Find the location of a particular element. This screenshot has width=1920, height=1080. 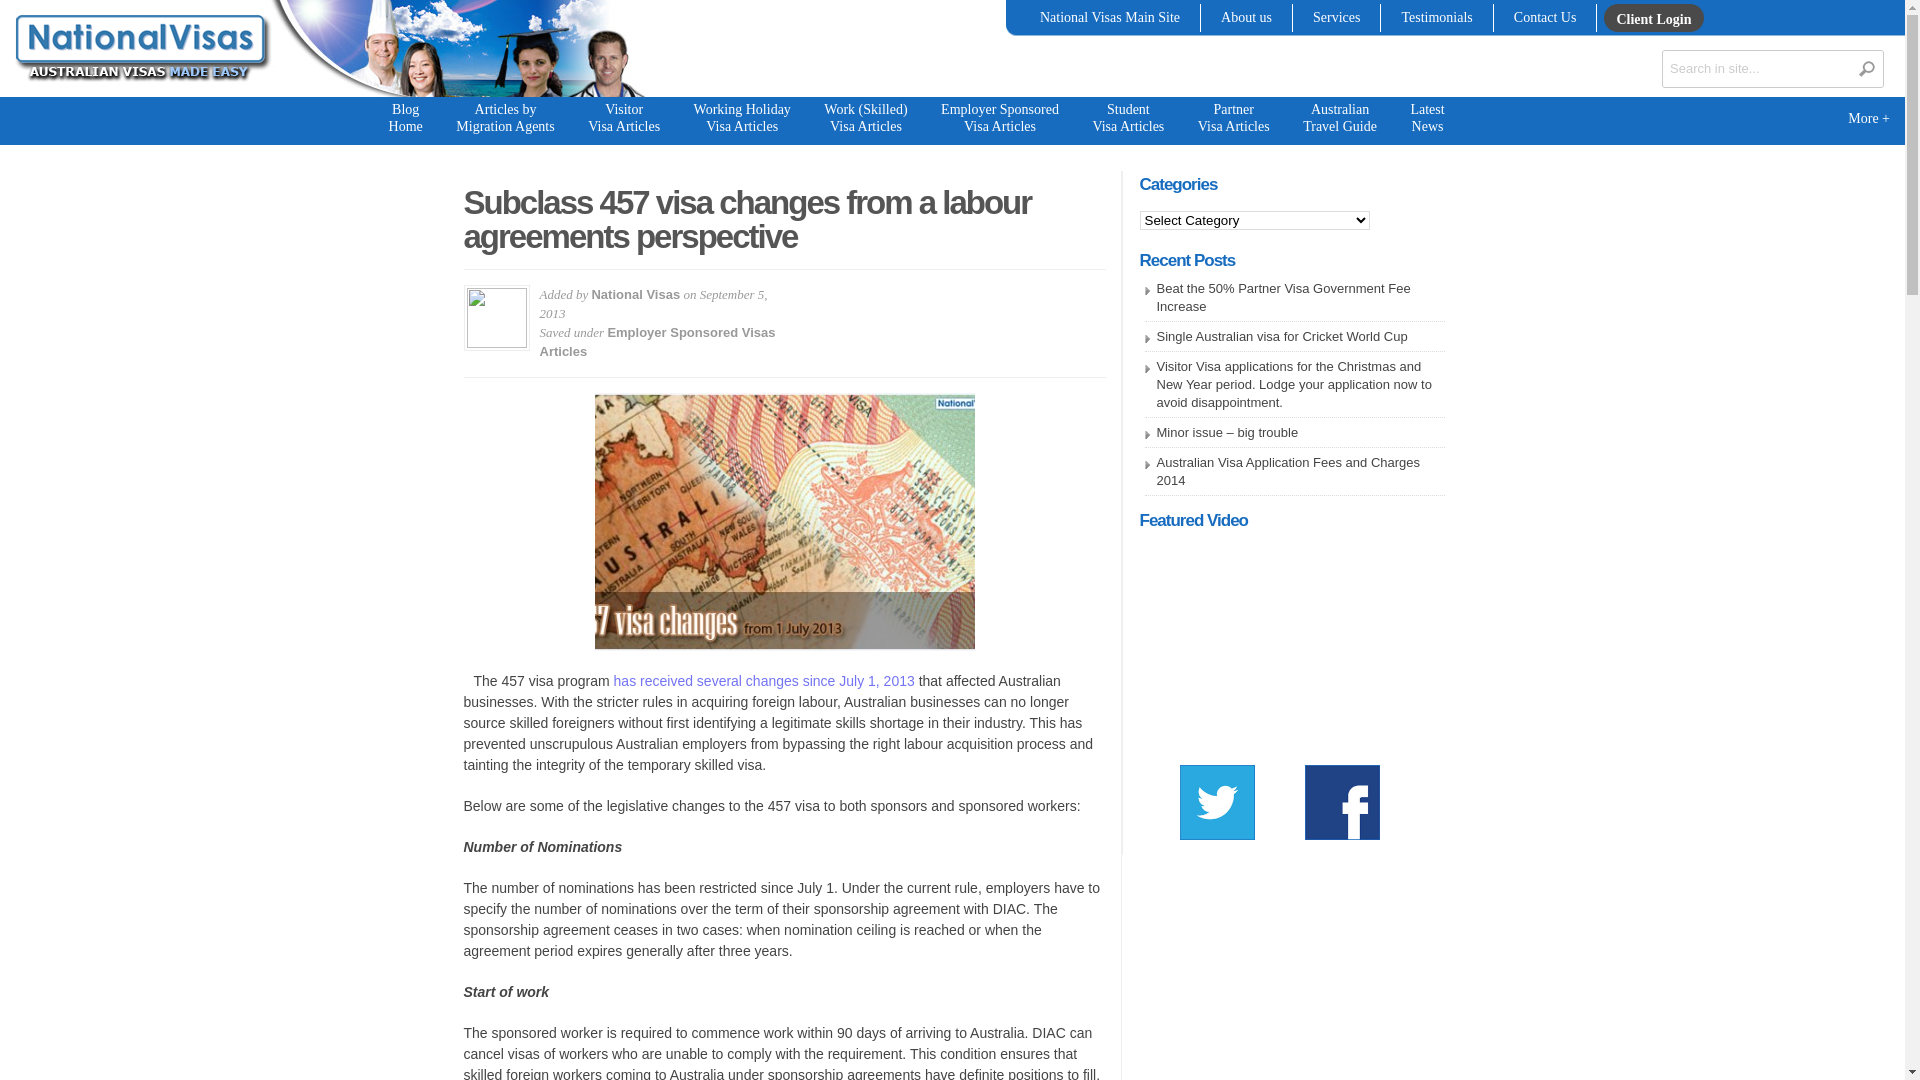

'Latest is located at coordinates (1425, 119).